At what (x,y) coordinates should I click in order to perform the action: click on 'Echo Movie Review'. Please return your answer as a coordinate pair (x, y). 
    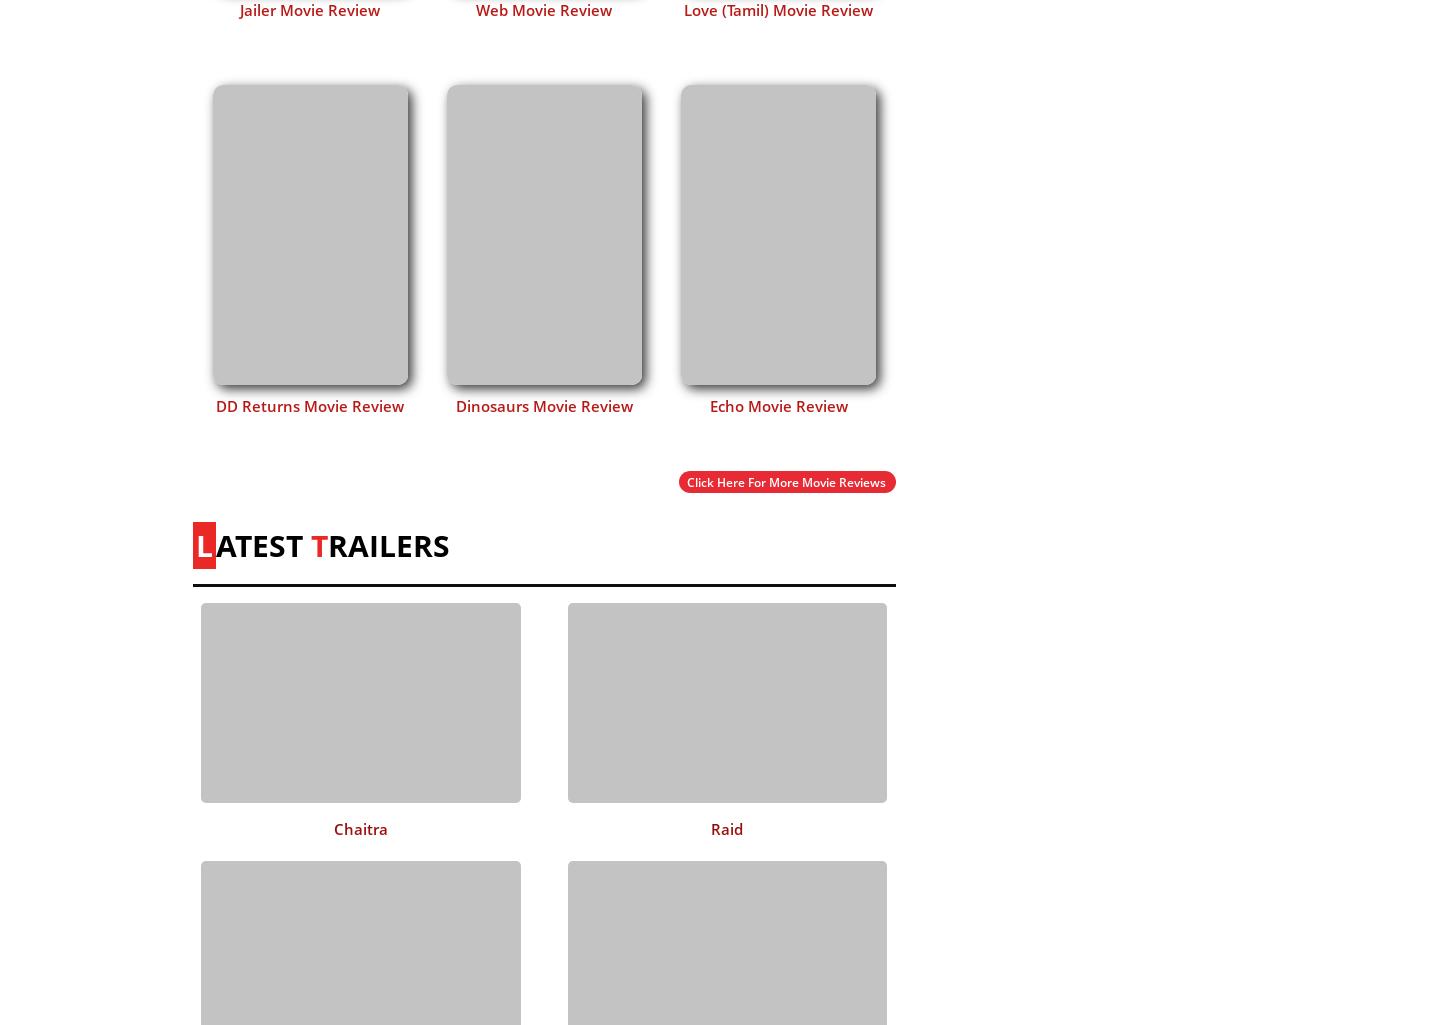
    Looking at the image, I should click on (777, 404).